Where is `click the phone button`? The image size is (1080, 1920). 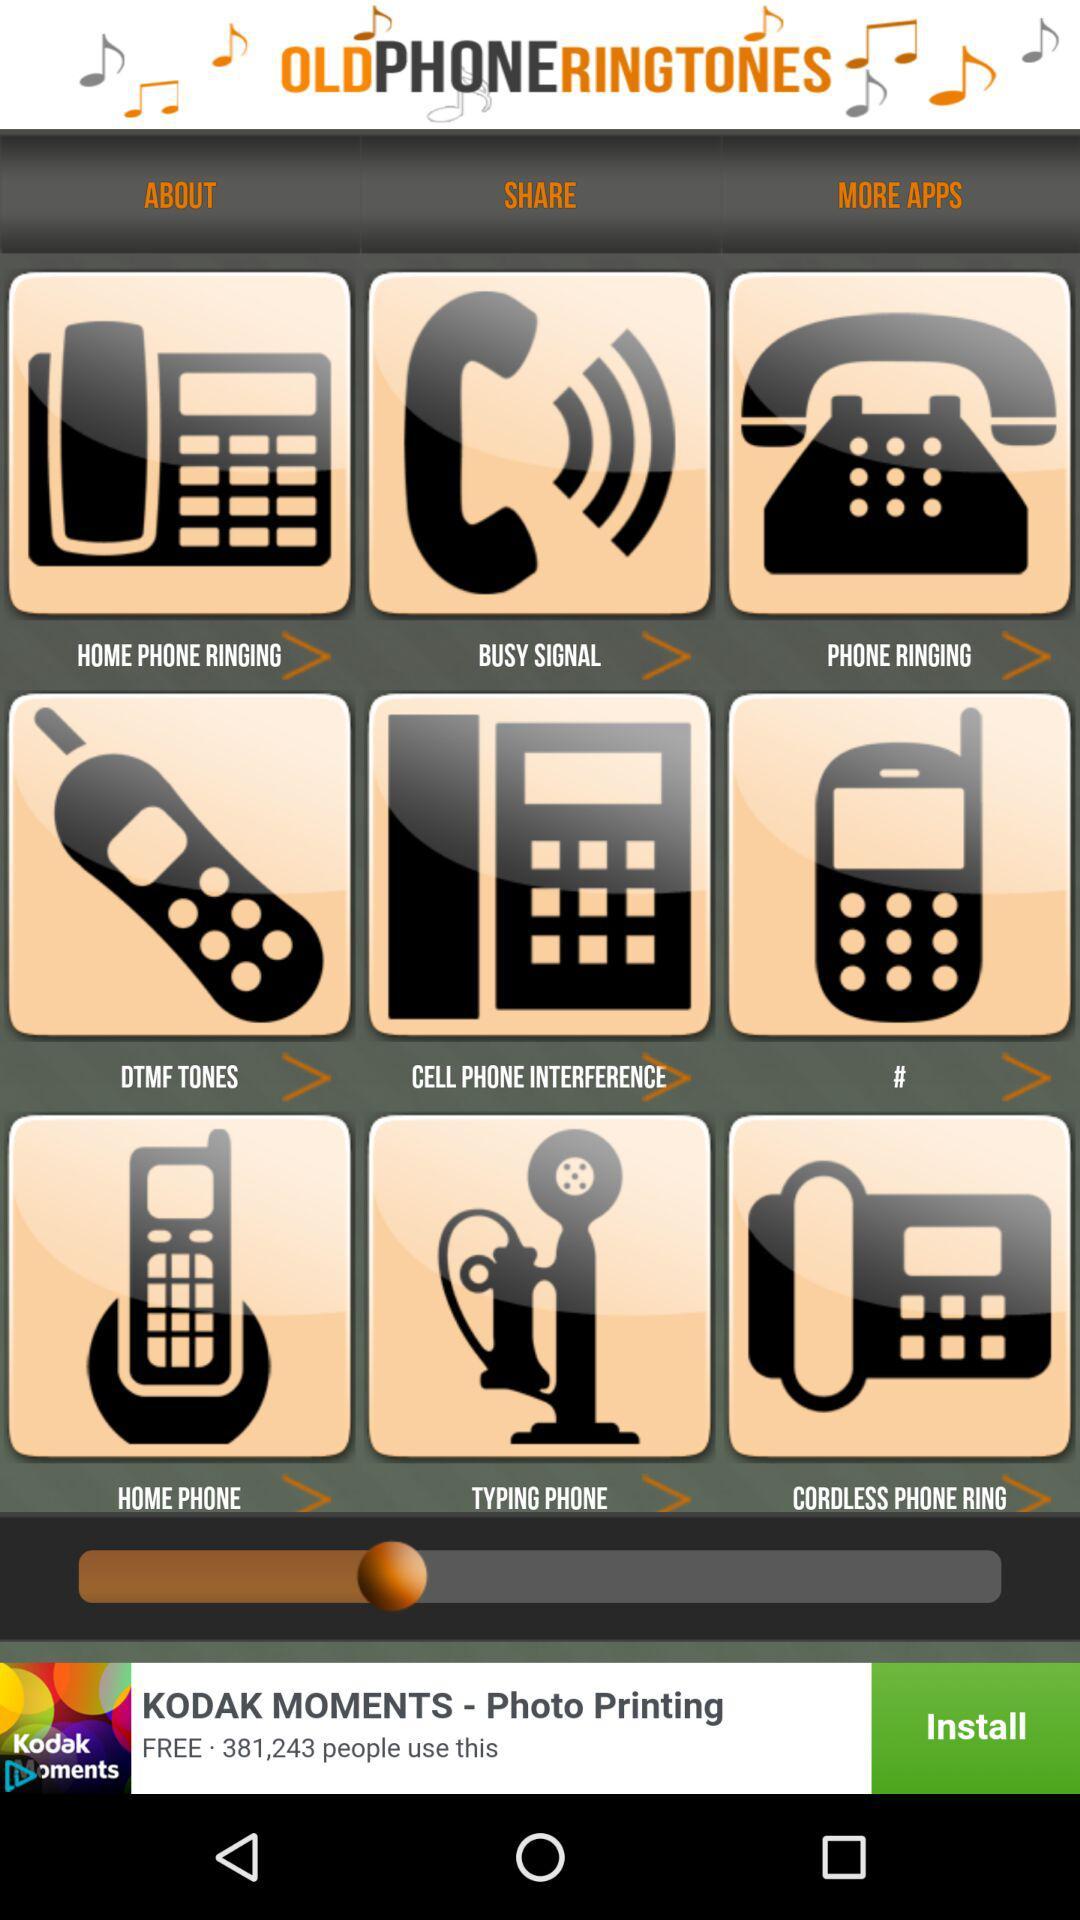
click the phone button is located at coordinates (898, 443).